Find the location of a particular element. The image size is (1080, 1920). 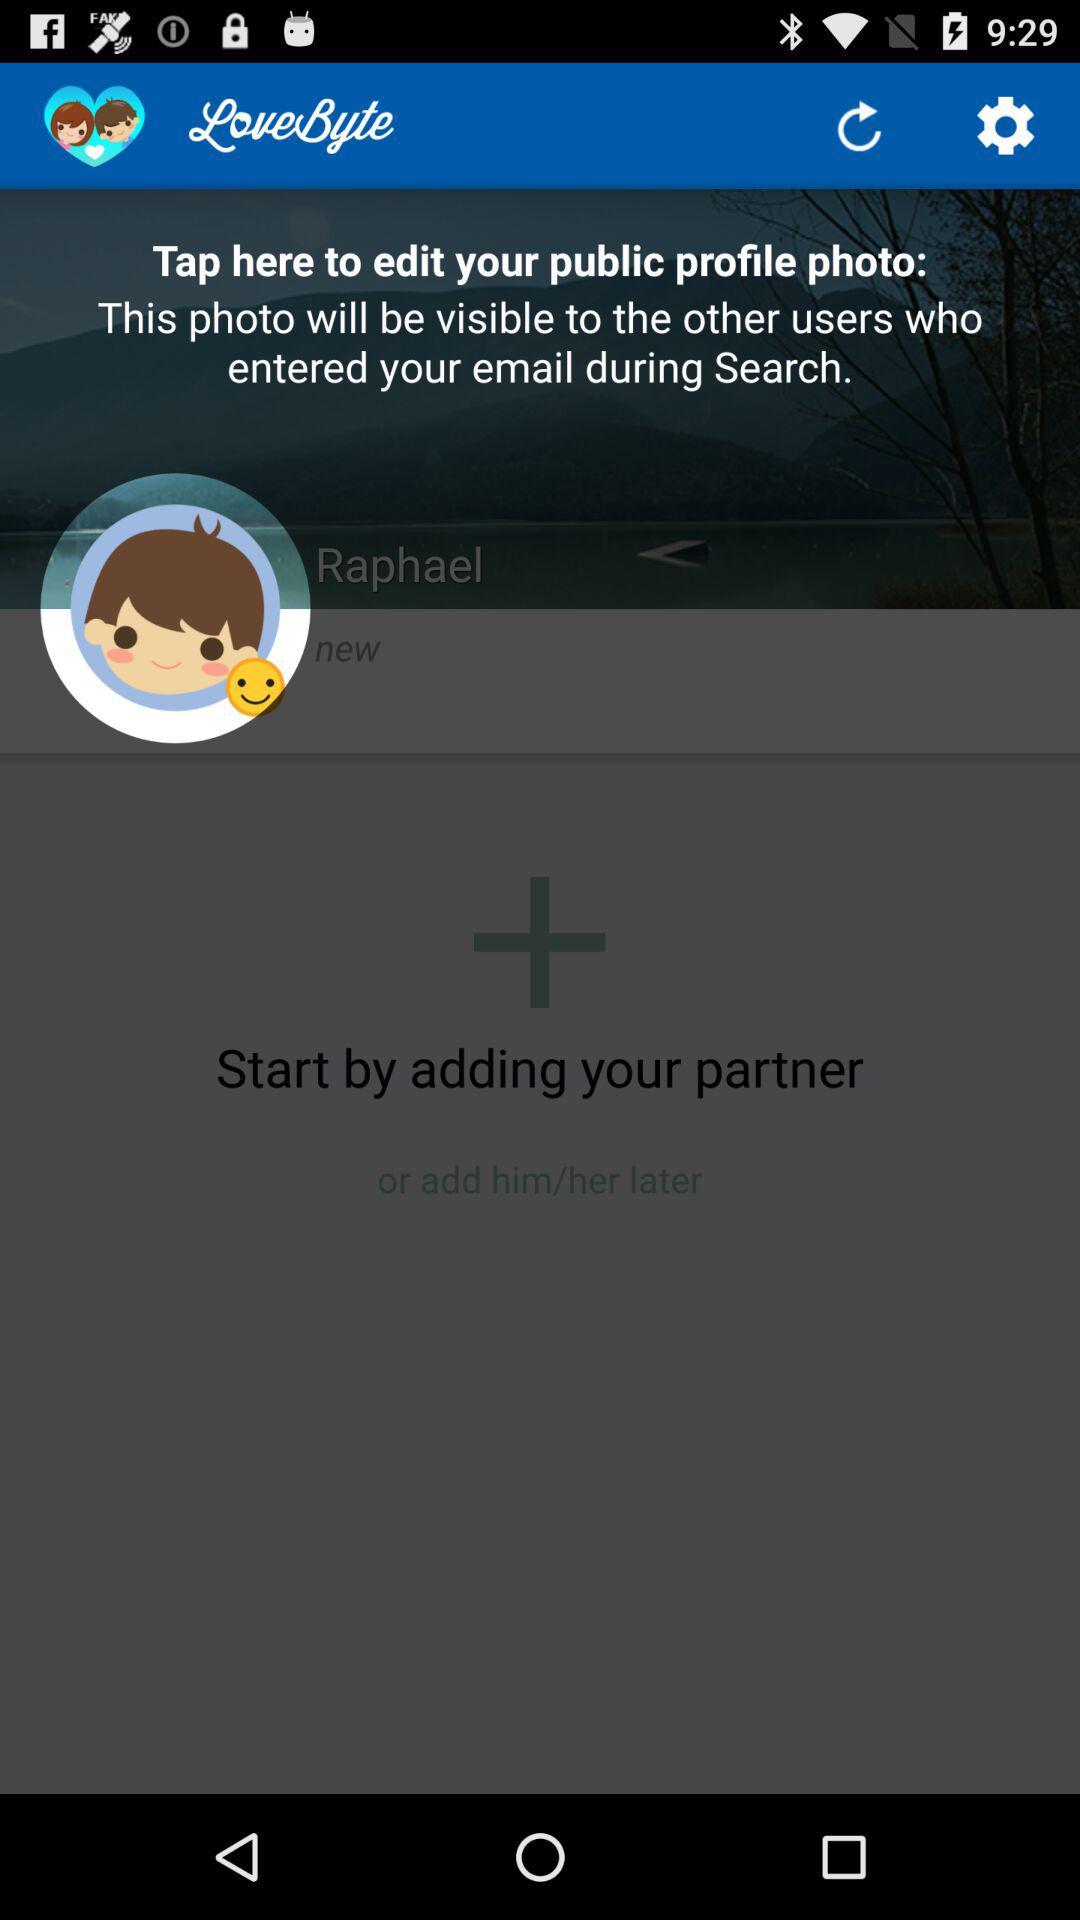

the add symbol at the center of the page is located at coordinates (538, 941).